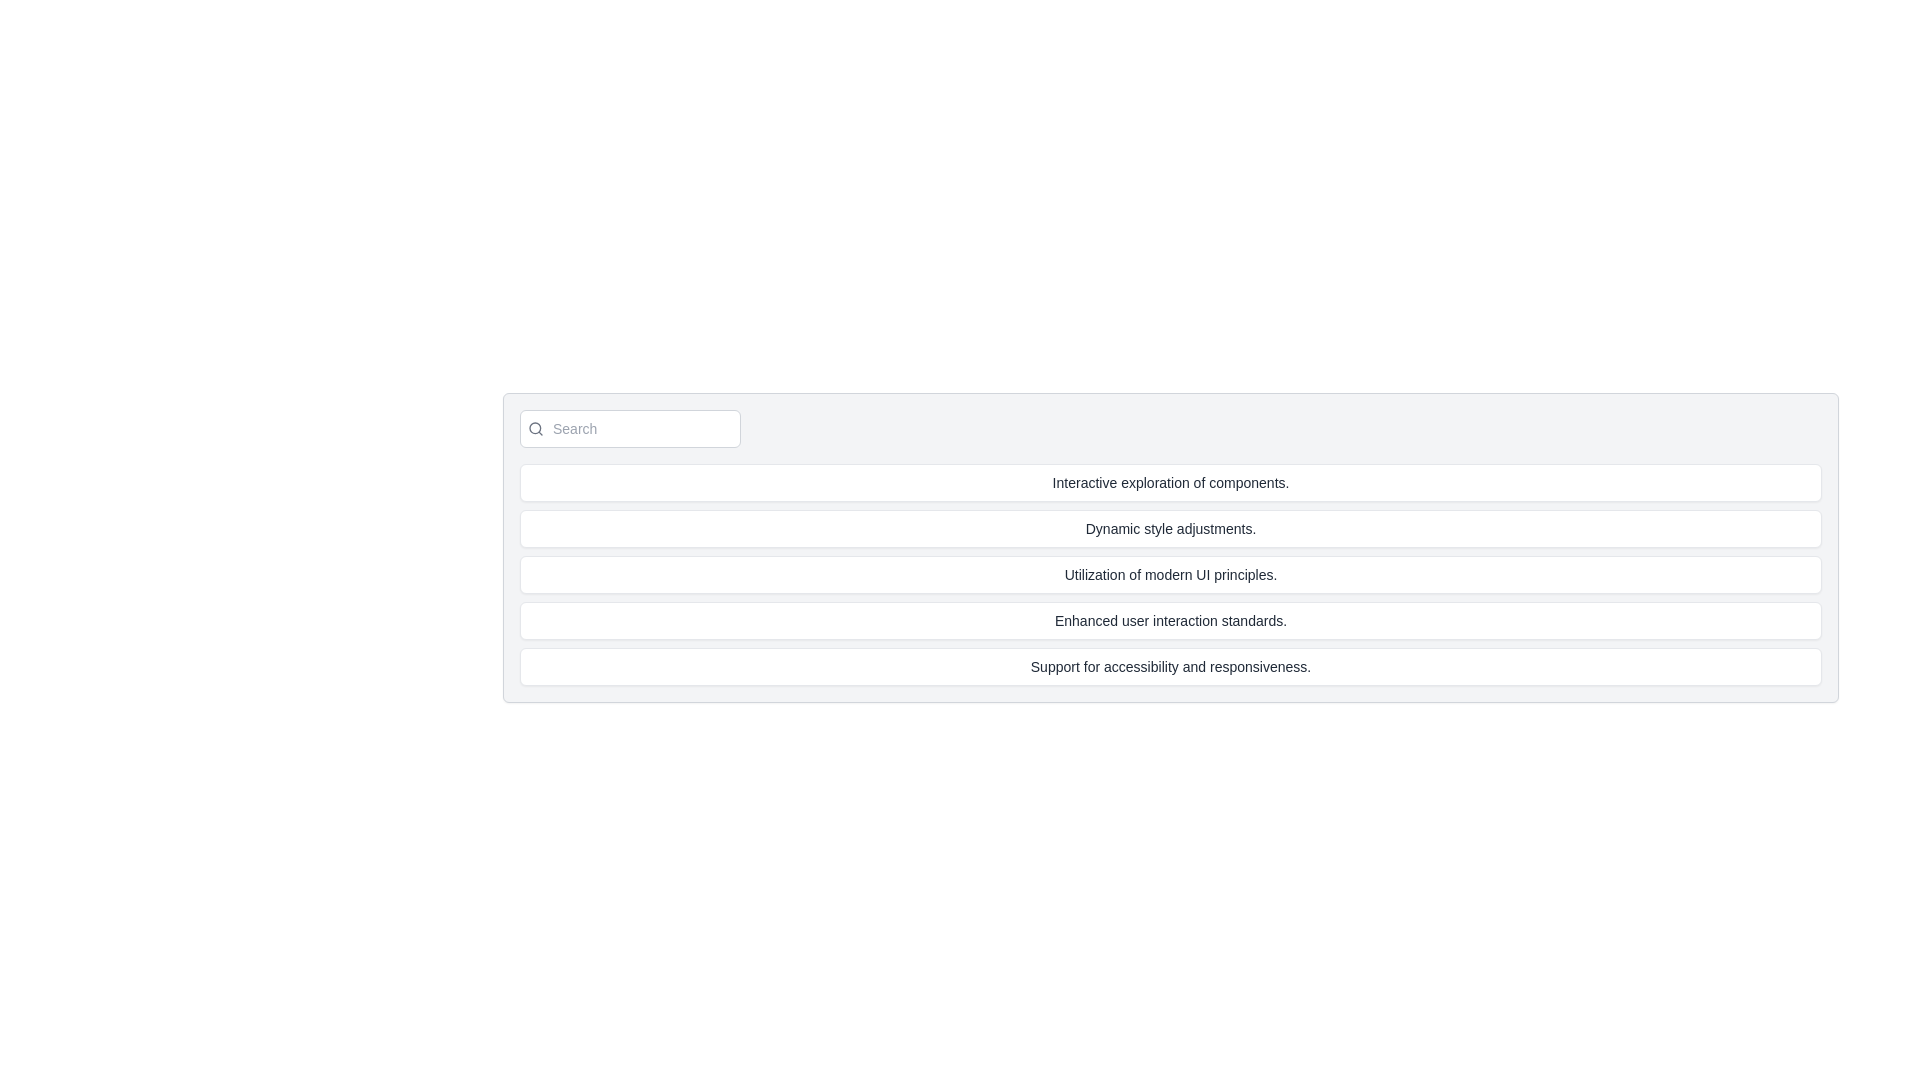 The width and height of the screenshot is (1920, 1080). What do you see at coordinates (1142, 574) in the screenshot?
I see `the minimal rectangular region located at the end of the line 'Utilization of modern UI principles.', just after 'of'` at bounding box center [1142, 574].